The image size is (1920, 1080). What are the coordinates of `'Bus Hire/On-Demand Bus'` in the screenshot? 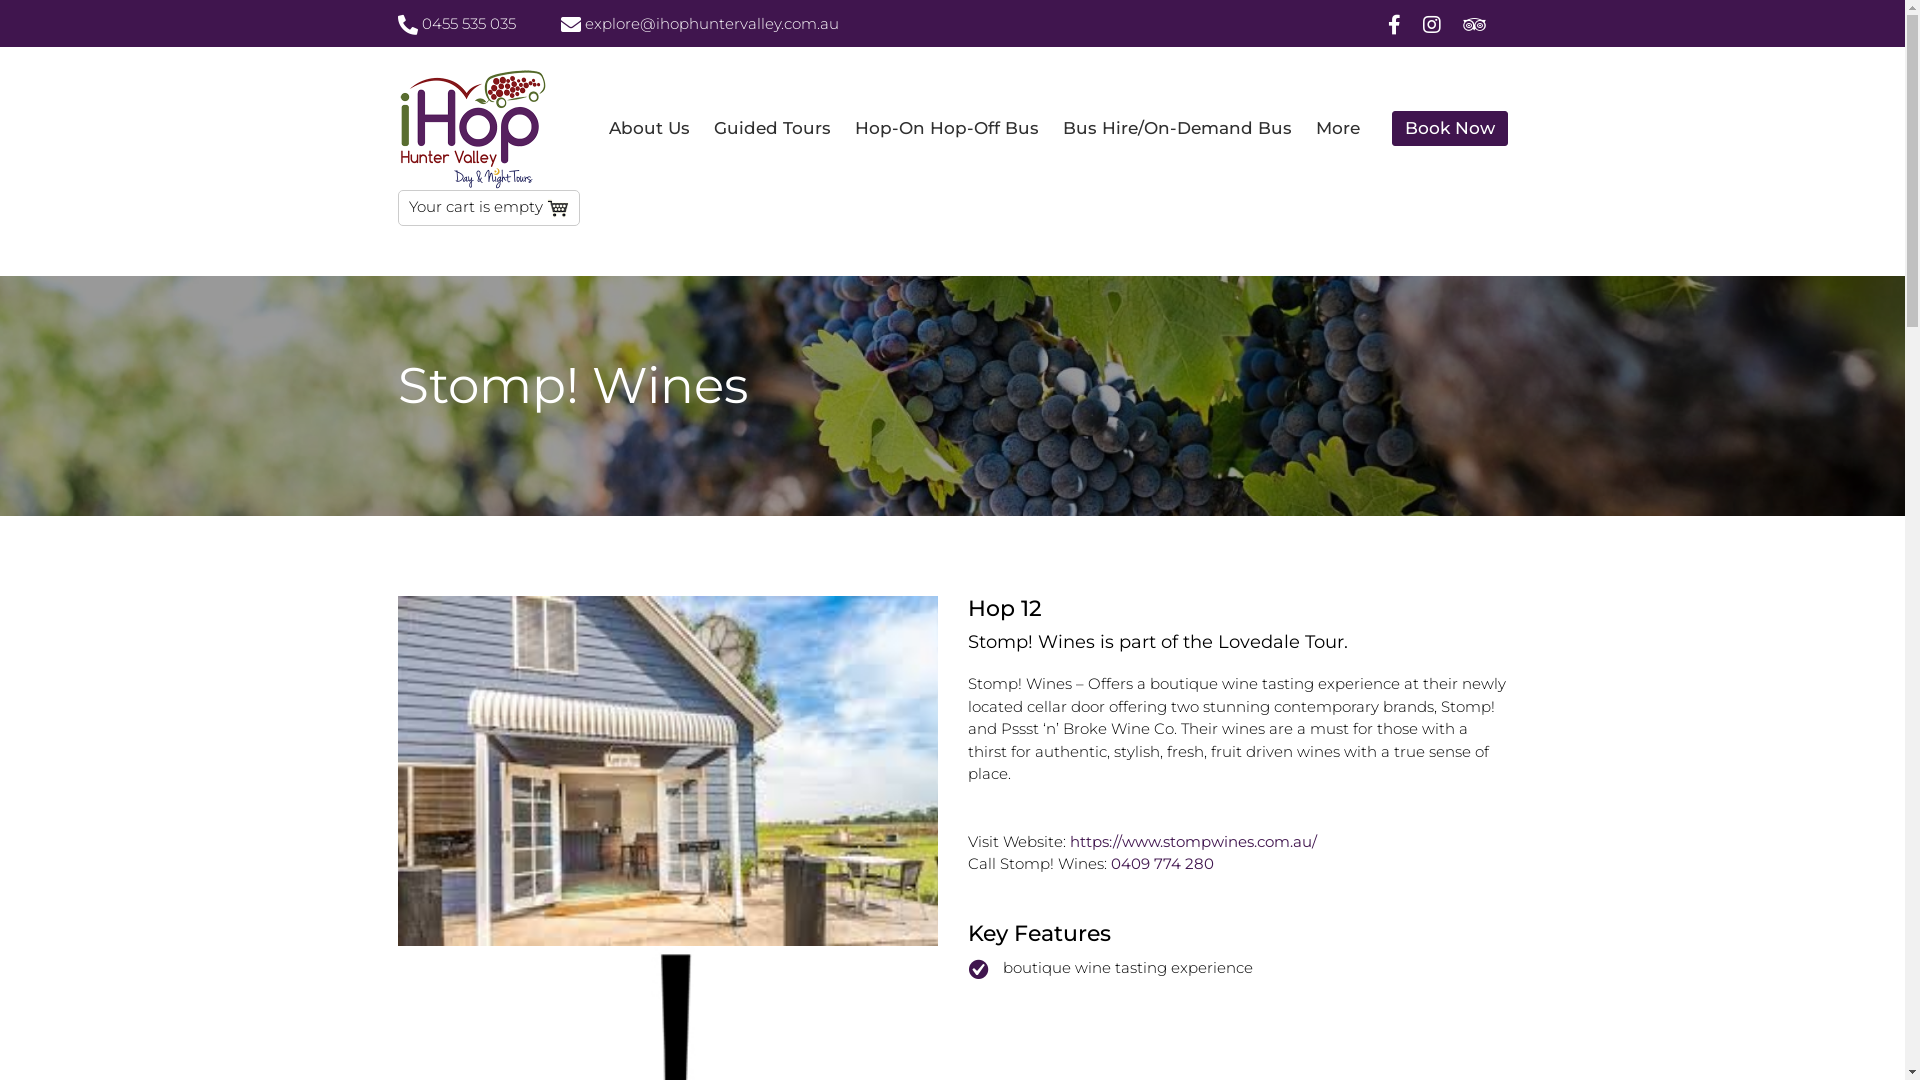 It's located at (1176, 128).